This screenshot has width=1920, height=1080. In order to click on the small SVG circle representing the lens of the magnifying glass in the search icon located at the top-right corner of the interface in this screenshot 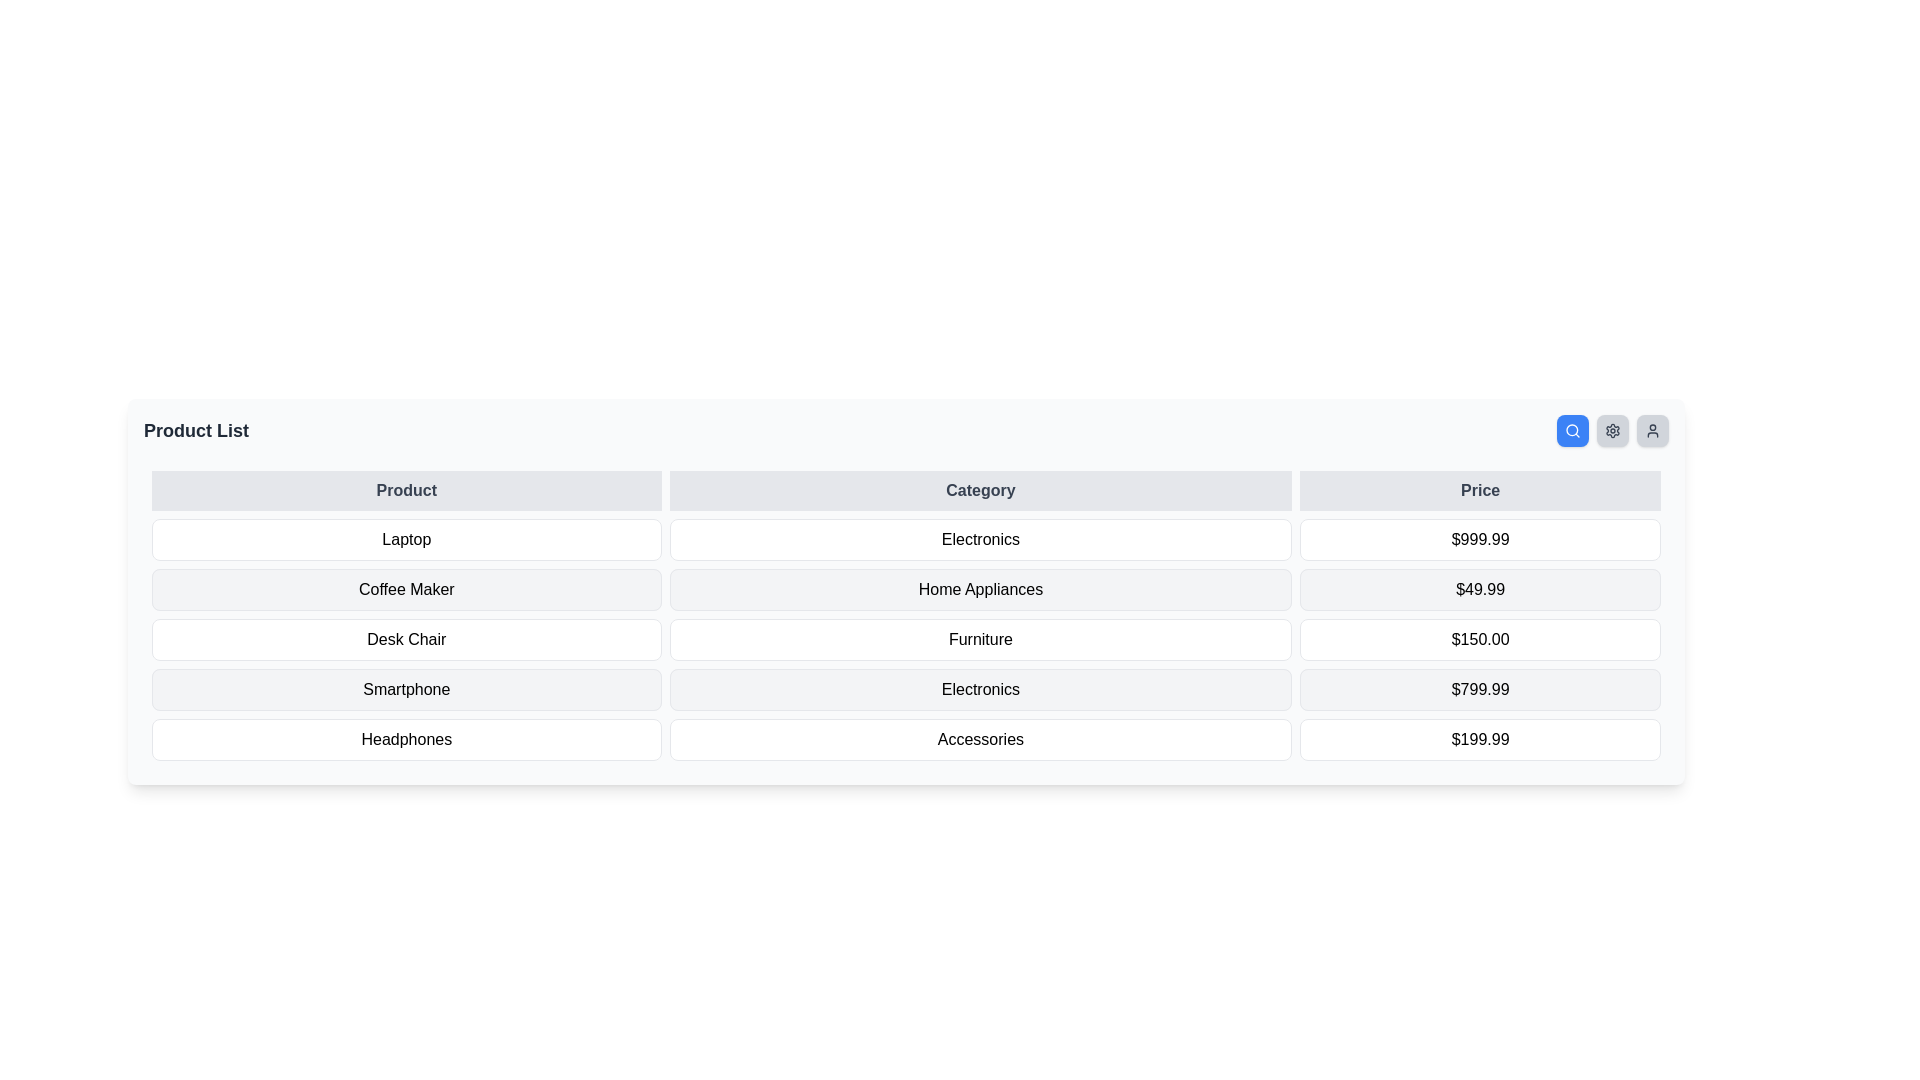, I will do `click(1571, 429)`.